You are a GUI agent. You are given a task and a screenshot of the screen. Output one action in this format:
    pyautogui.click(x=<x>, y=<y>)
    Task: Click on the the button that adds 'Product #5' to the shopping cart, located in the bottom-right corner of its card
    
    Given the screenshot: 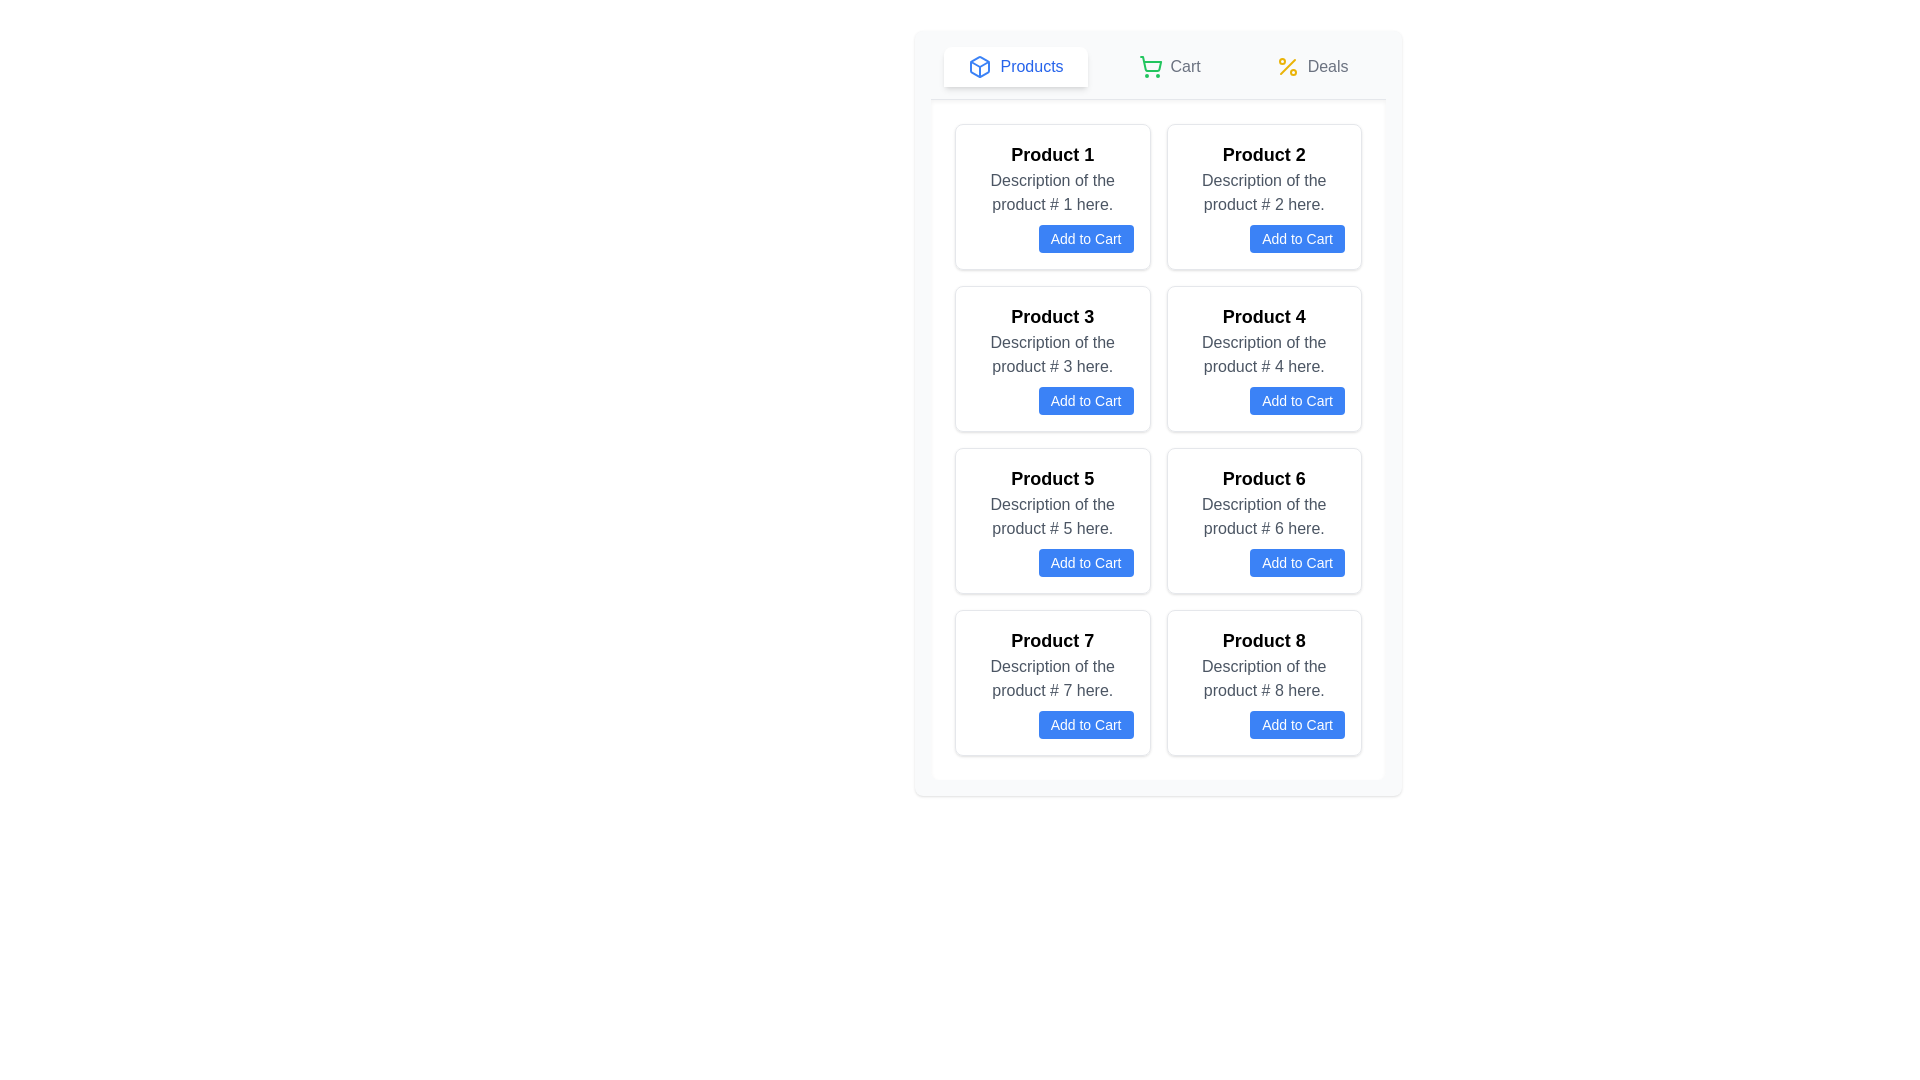 What is the action you would take?
    pyautogui.click(x=1085, y=563)
    